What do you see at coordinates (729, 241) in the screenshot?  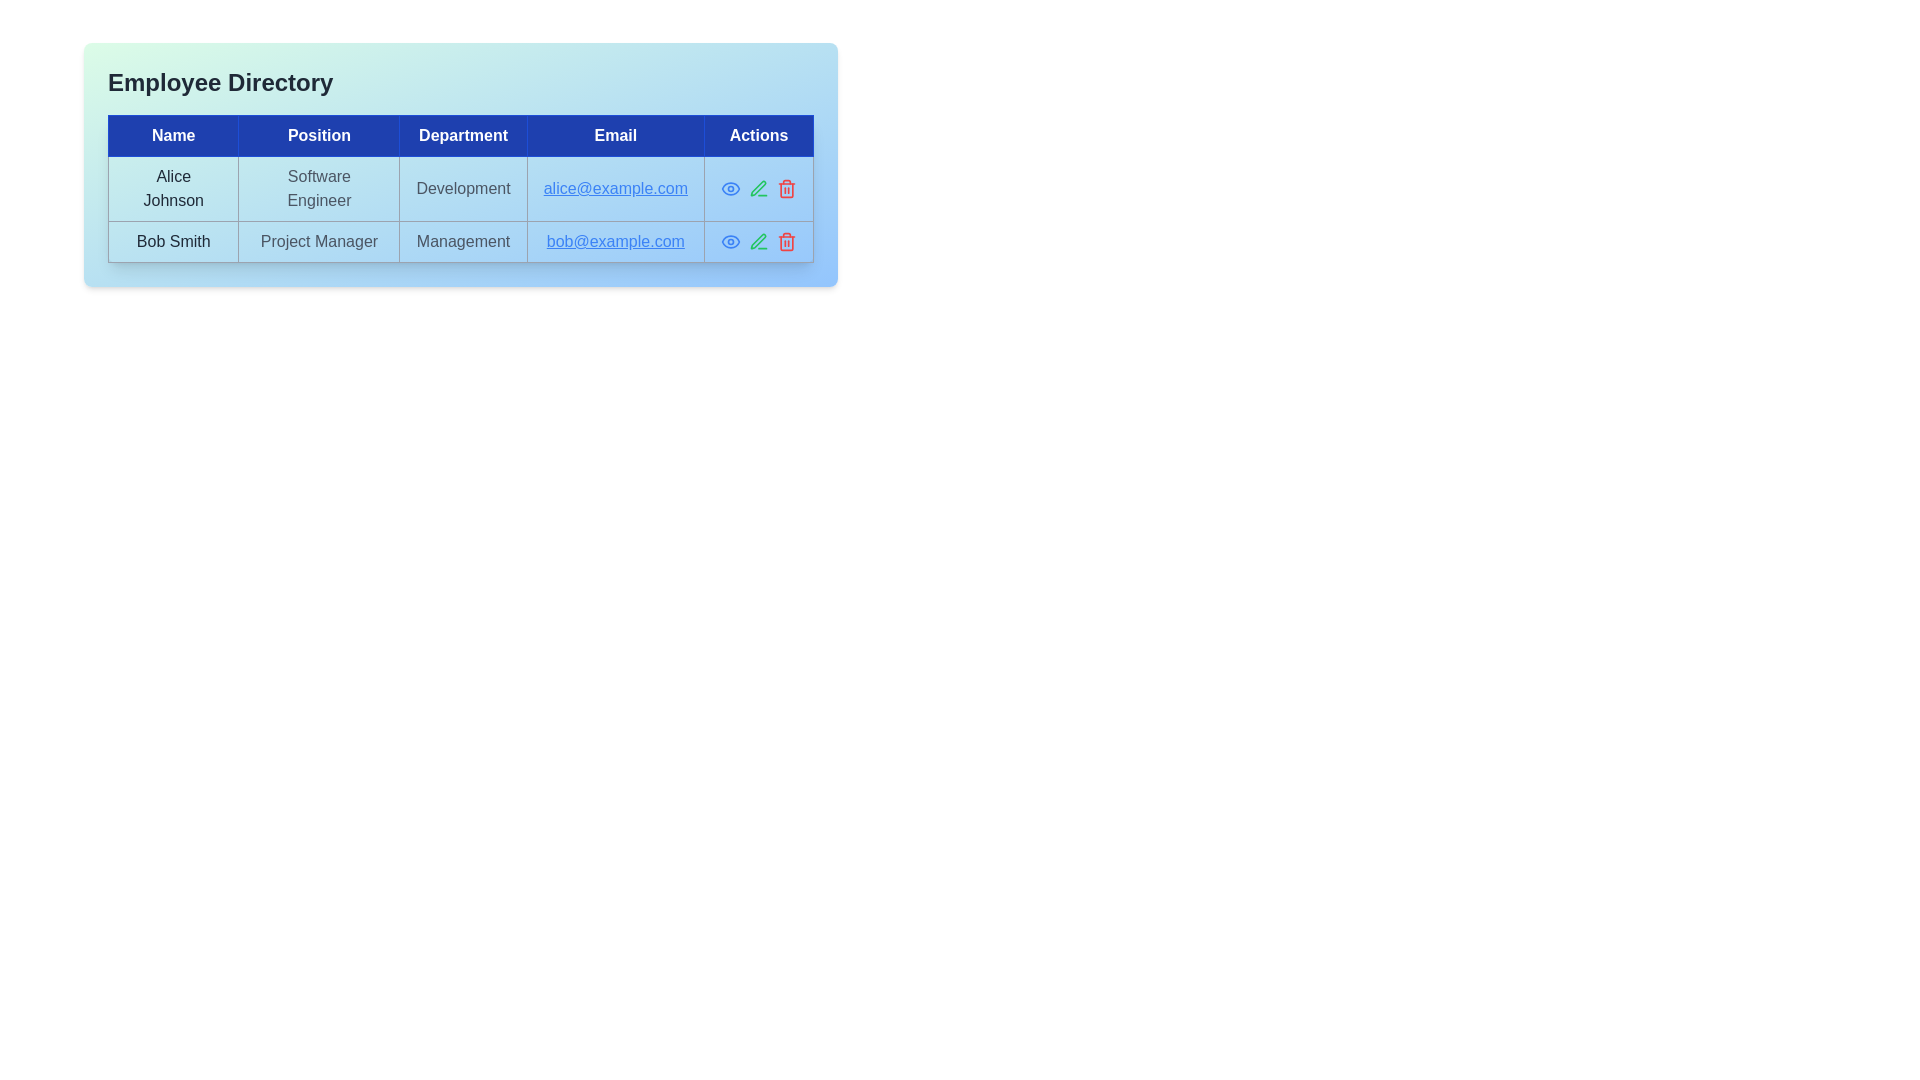 I see `the eye-shaped blue icon in the 'Actions' column for Alice Johnson` at bounding box center [729, 241].